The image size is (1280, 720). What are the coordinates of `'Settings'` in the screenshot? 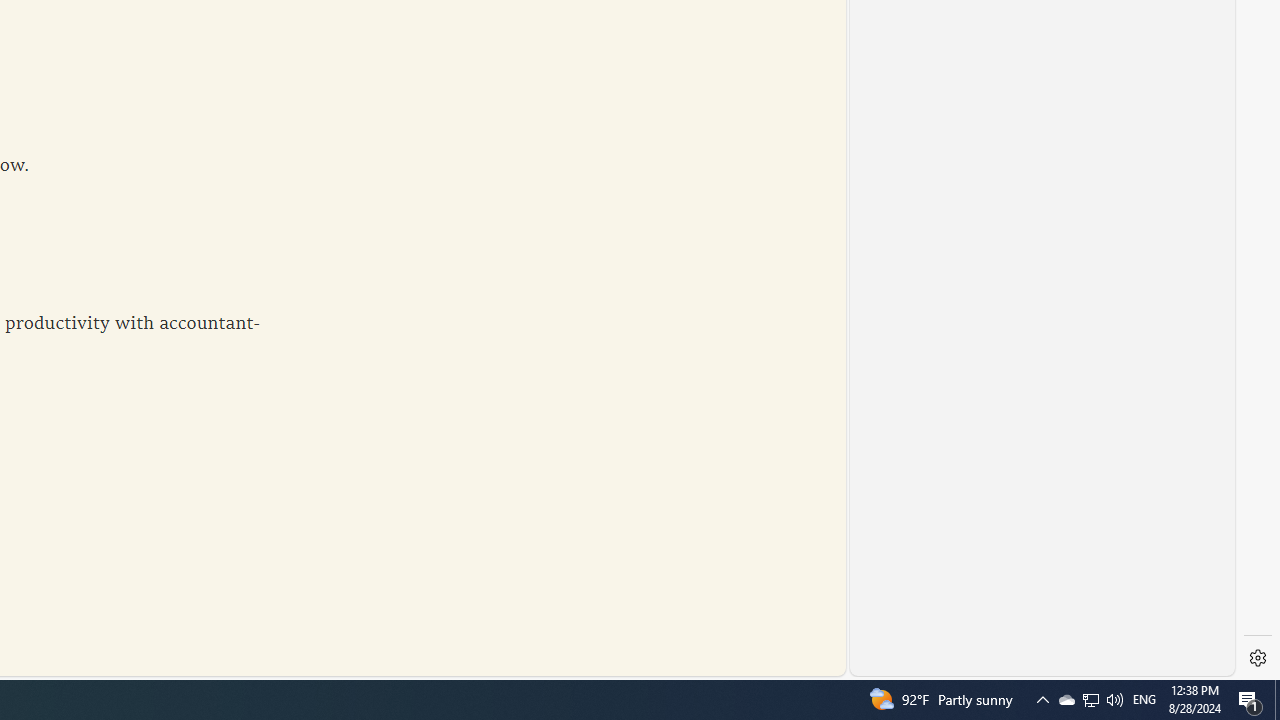 It's located at (1257, 658).